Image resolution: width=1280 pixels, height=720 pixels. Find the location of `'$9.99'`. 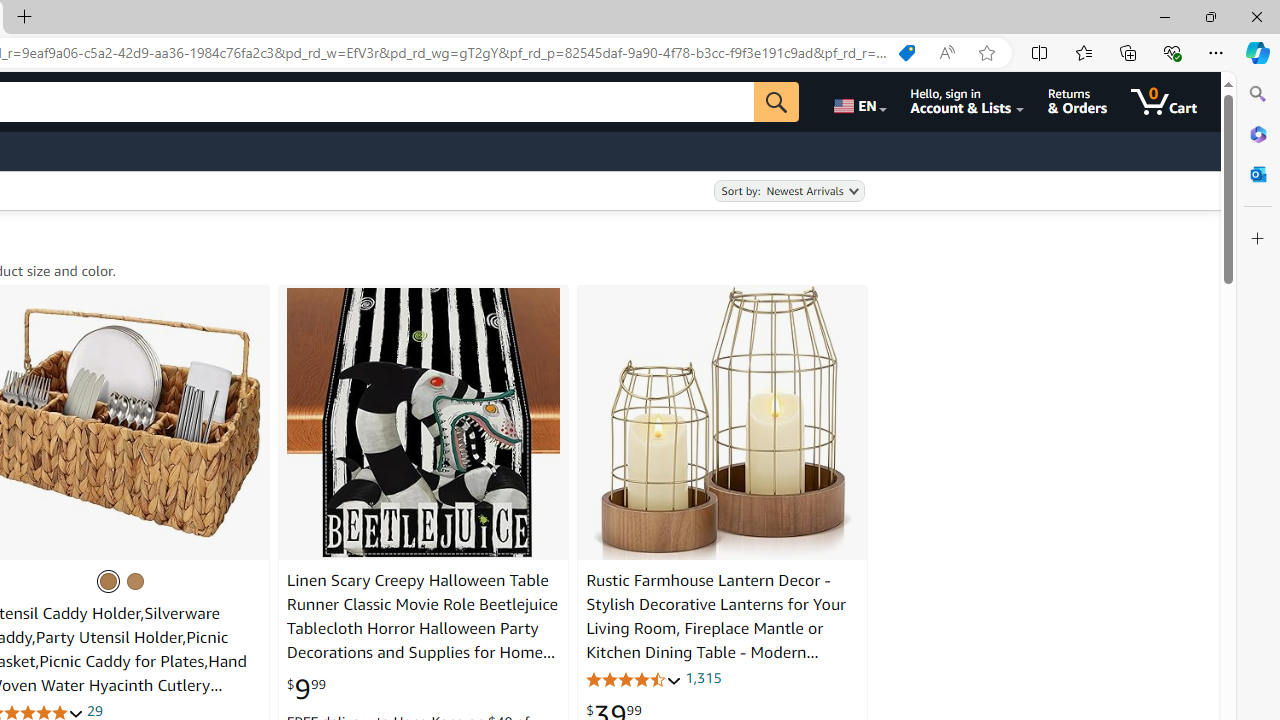

'$9.99' is located at coordinates (304, 688).